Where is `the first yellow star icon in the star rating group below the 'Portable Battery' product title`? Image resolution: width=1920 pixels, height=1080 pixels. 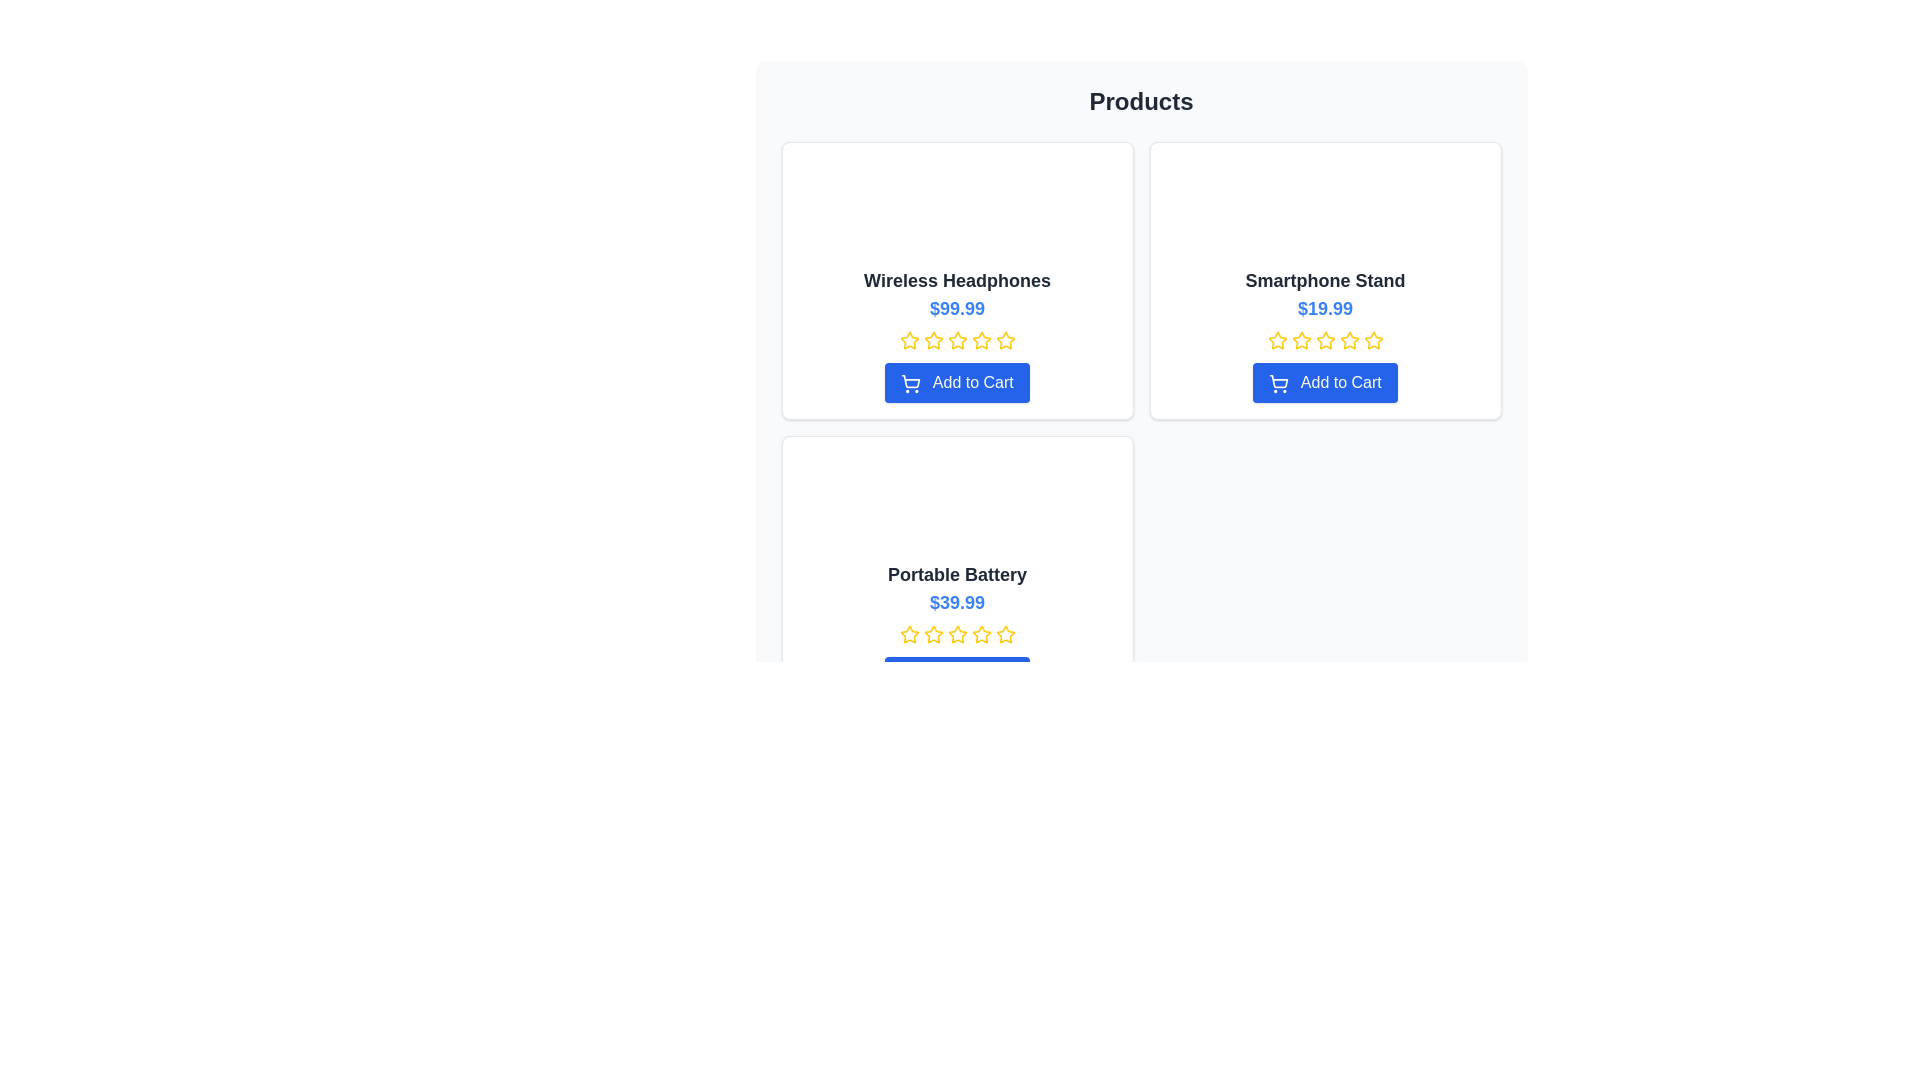
the first yellow star icon in the star rating group below the 'Portable Battery' product title is located at coordinates (908, 635).